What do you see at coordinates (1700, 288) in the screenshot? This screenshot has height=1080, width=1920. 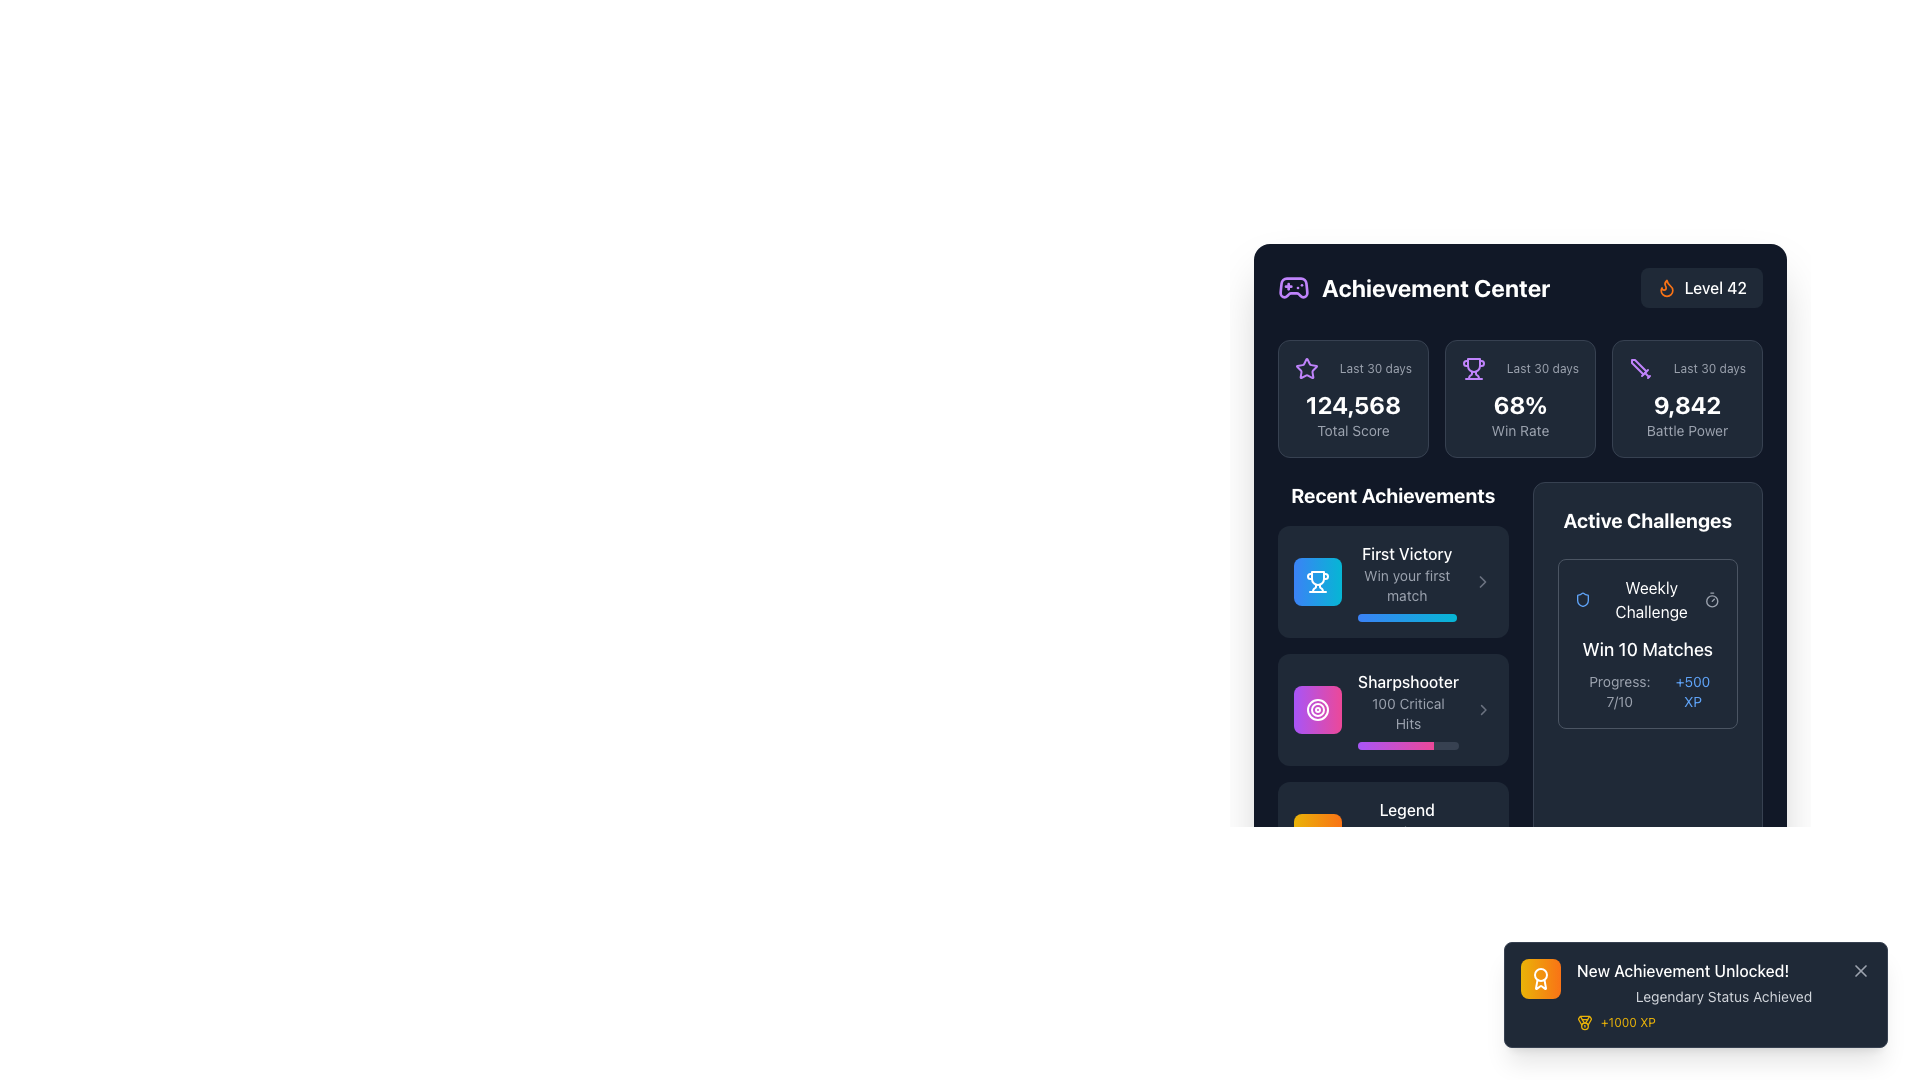 I see `the Label with the text 'Level 42' and flame-shaped icon in orange, located in the top-right section next to the title 'Achievement Center'` at bounding box center [1700, 288].